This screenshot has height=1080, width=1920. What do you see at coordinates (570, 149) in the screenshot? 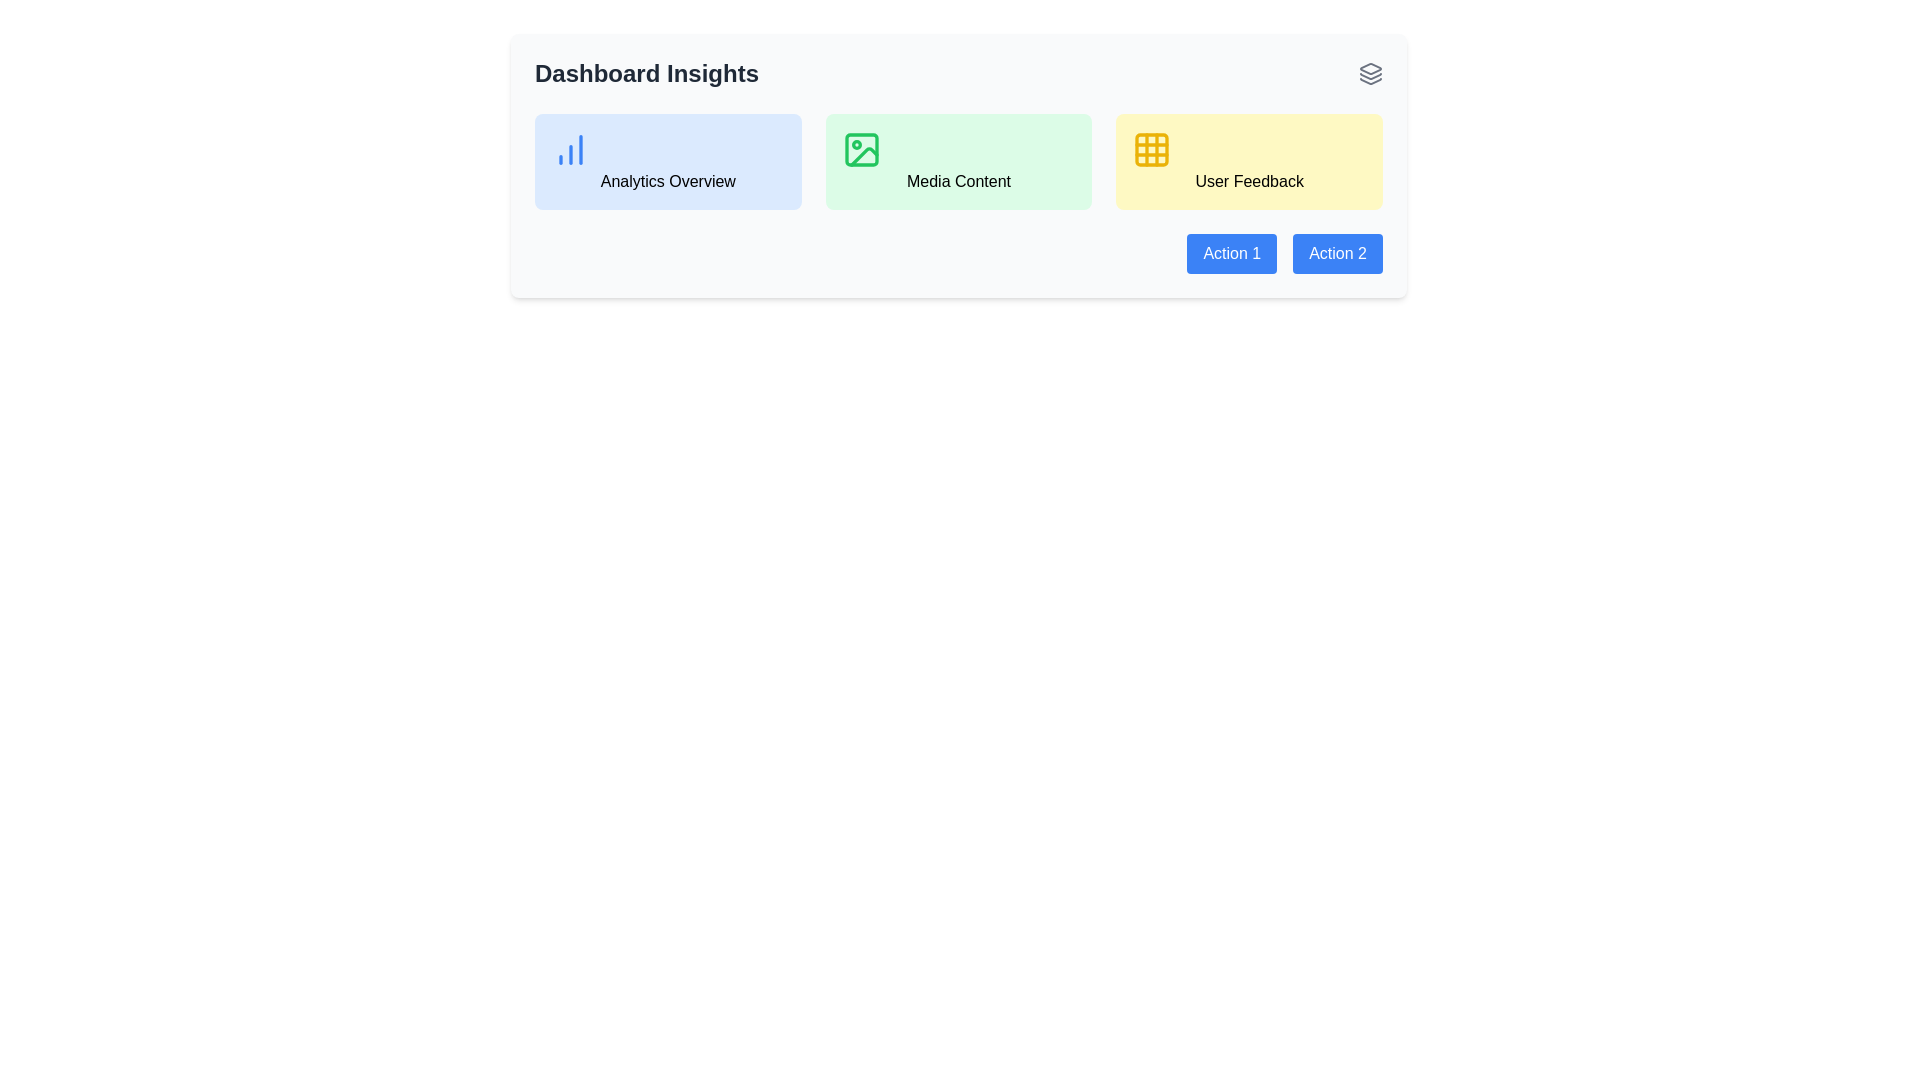
I see `the column-style chart icon in the 'Analytics Overview' section of the 'Dashboard Insights' panel, which is characterized by three vertical bars of increasing height and styled in blue, positioned to the left of the 'Analytics Overview' label` at bounding box center [570, 149].